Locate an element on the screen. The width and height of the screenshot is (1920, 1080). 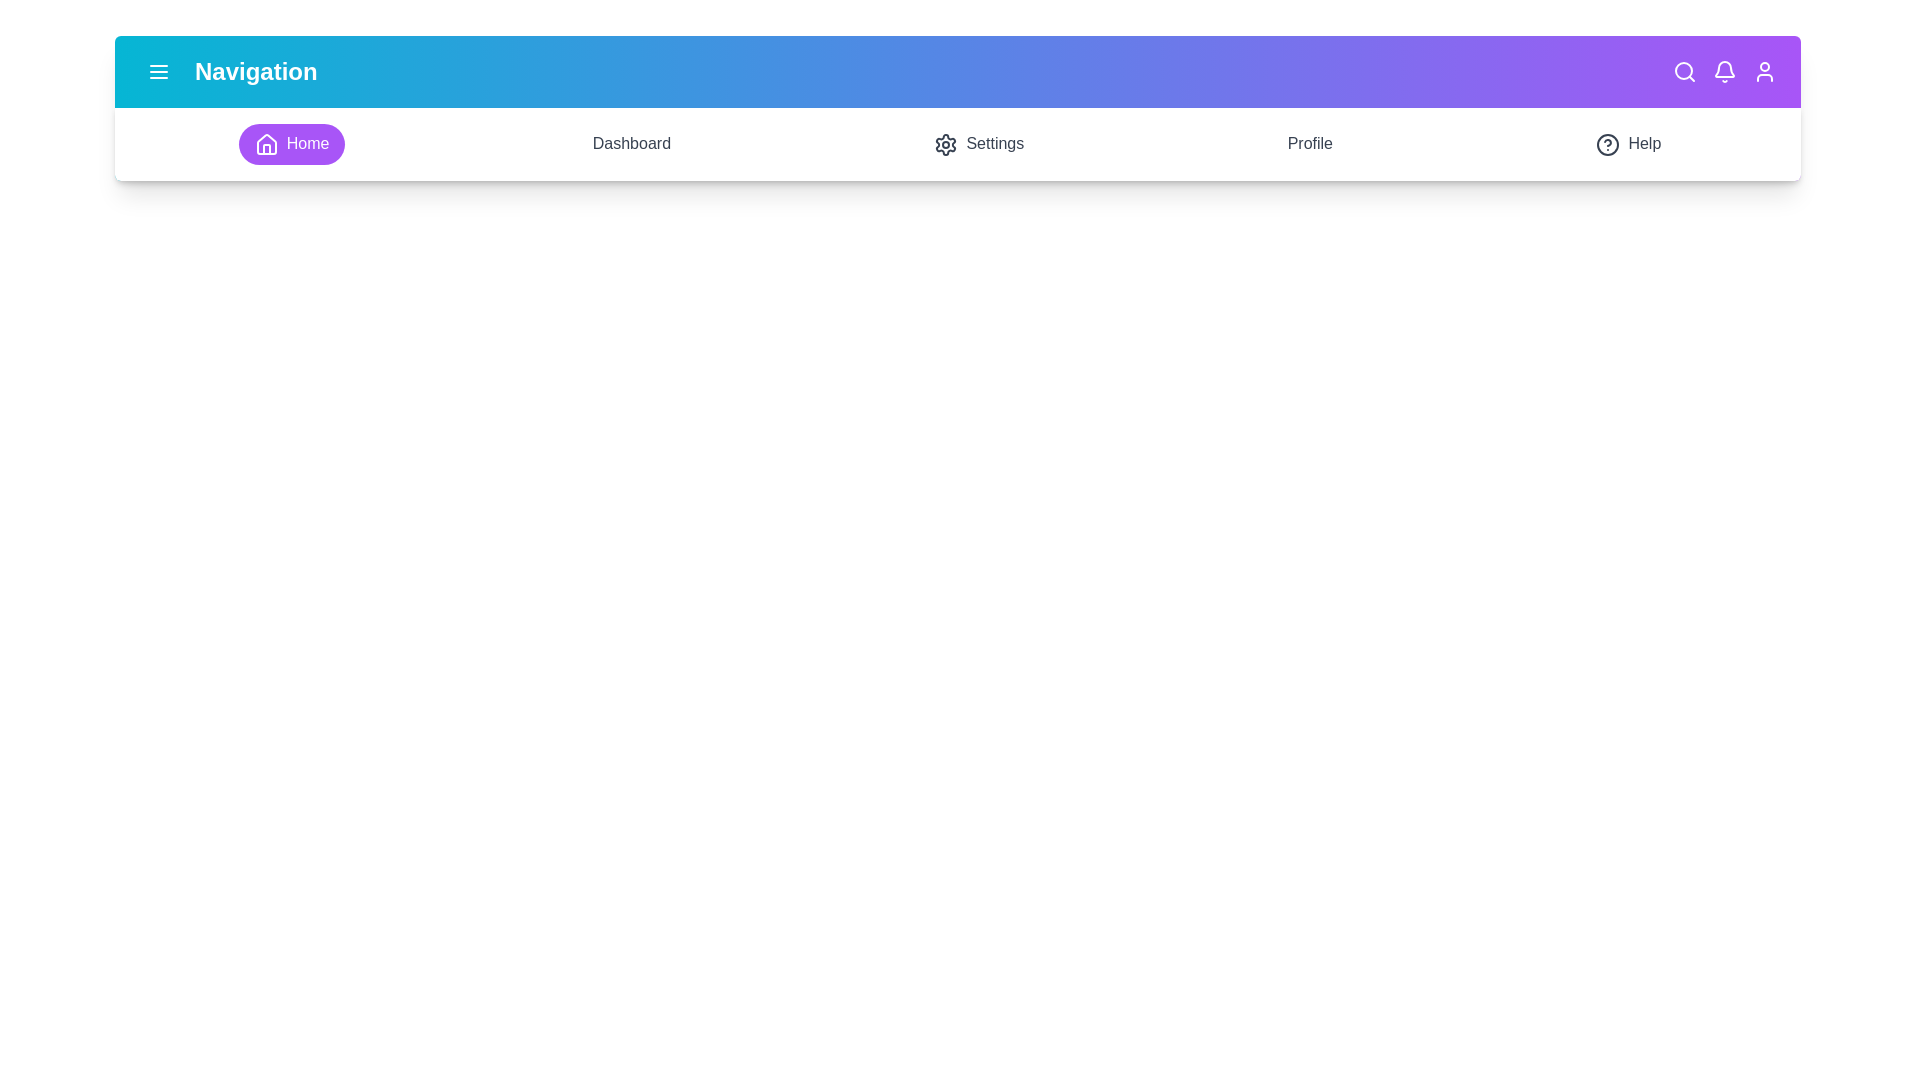
the Dashboard section in the navigation bar is located at coordinates (629, 142).